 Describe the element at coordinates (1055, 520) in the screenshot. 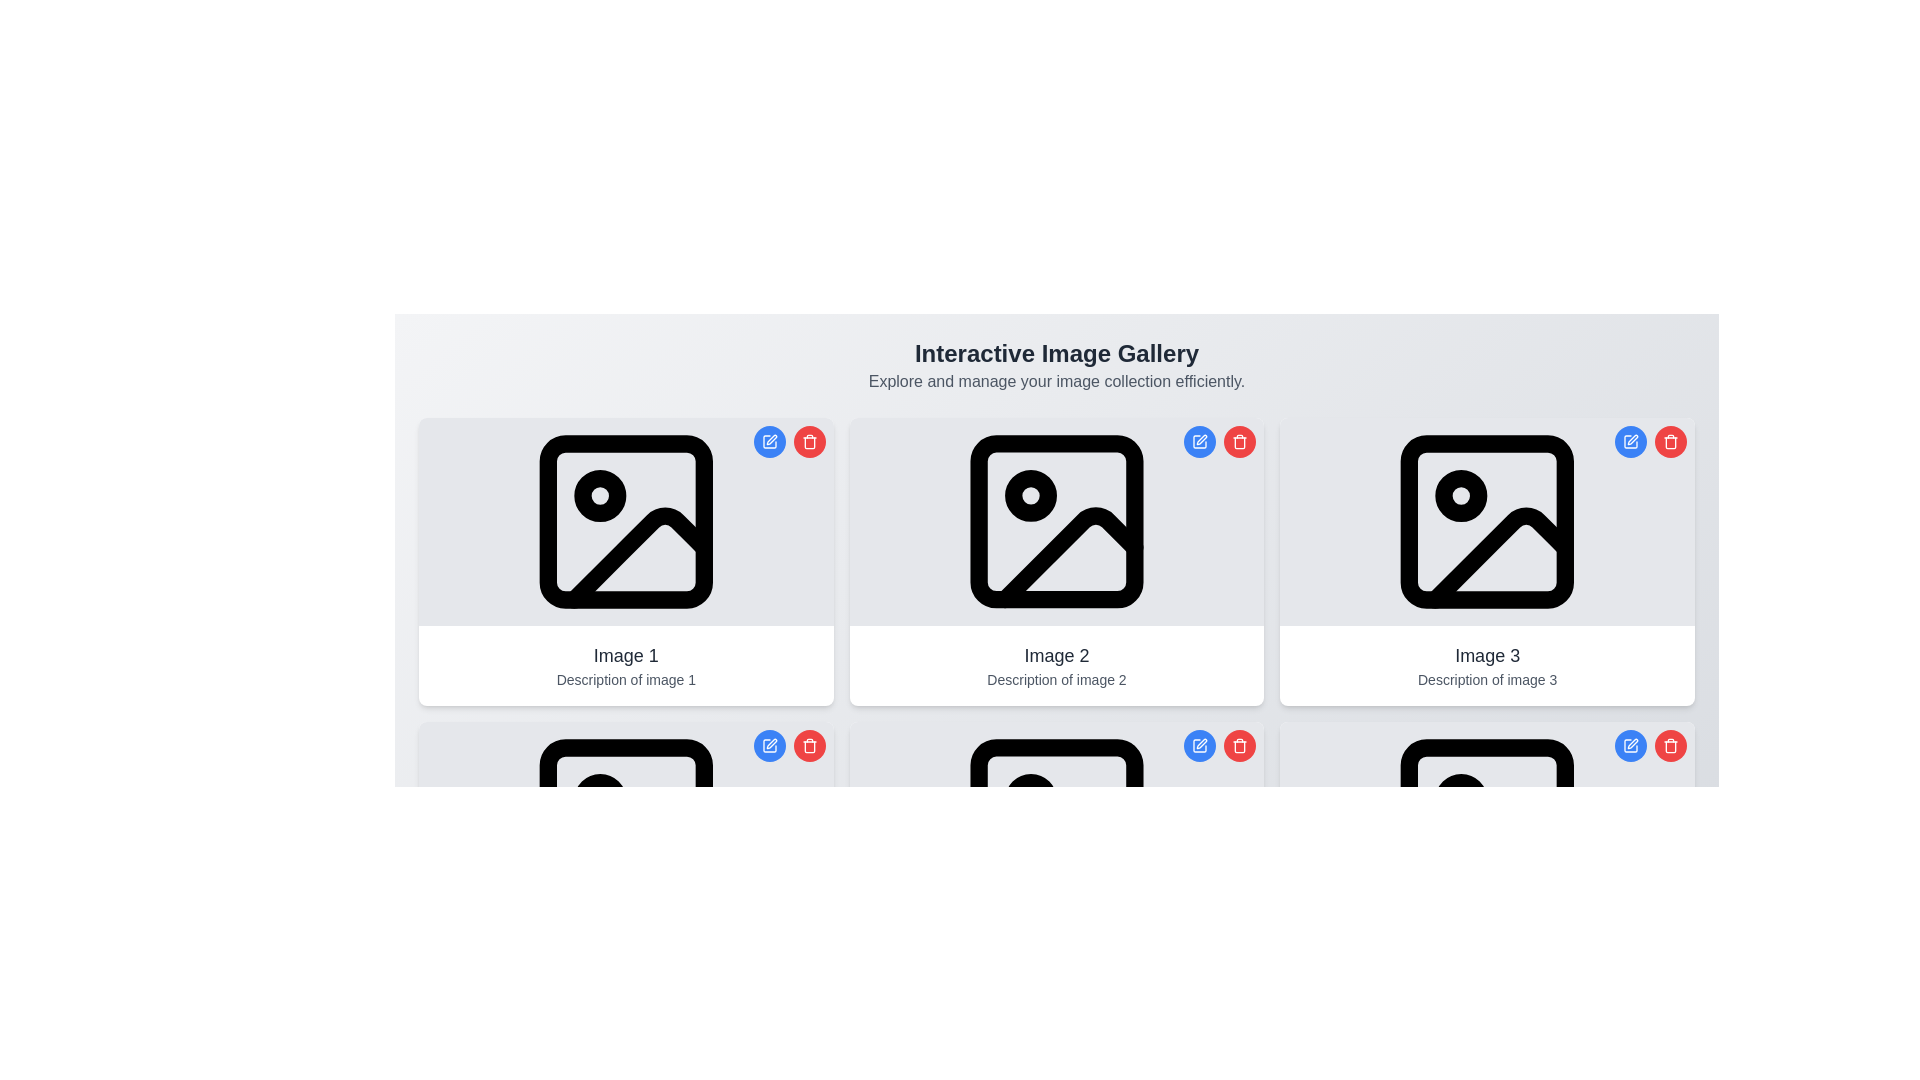

I see `the small rectangle with rounded corners located near the top-left corner of the graphical image placeholder for the second image in the gallery` at that location.